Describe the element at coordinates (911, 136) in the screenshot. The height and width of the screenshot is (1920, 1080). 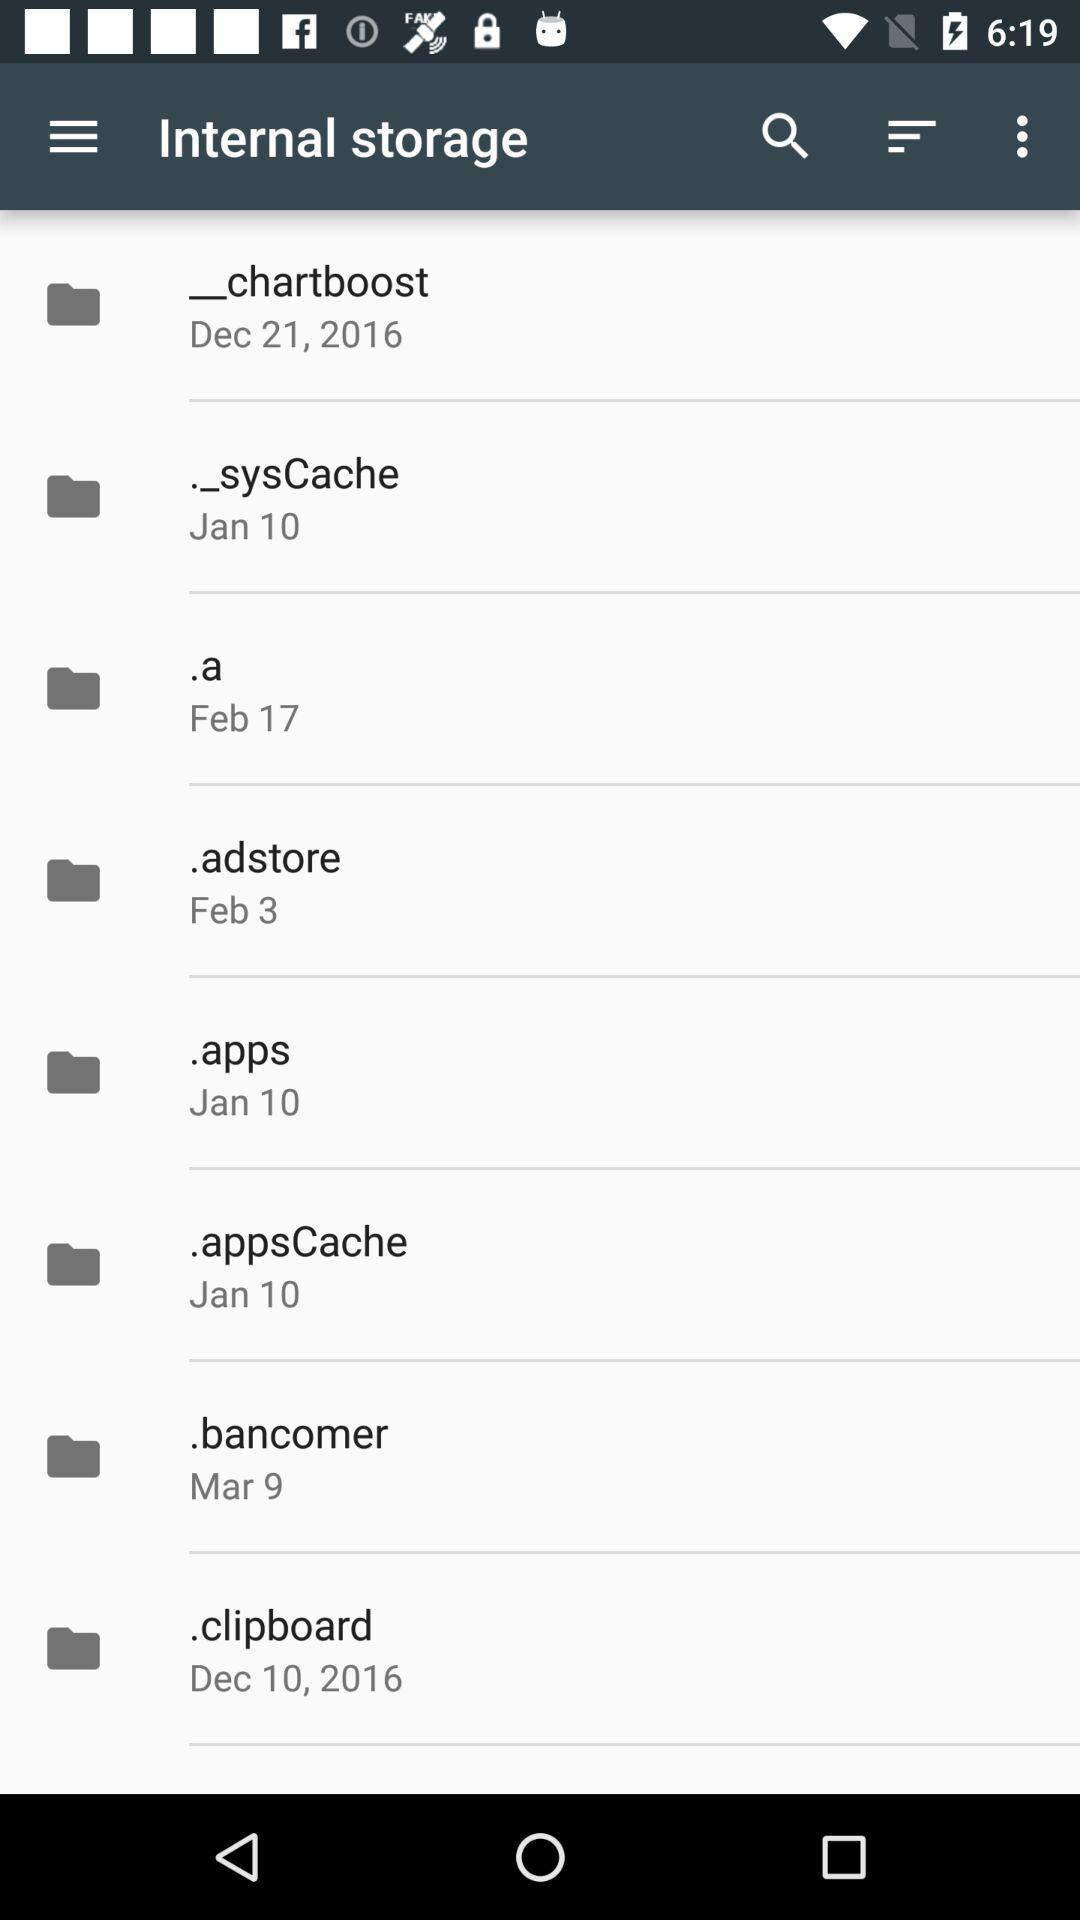
I see `the option beside search` at that location.